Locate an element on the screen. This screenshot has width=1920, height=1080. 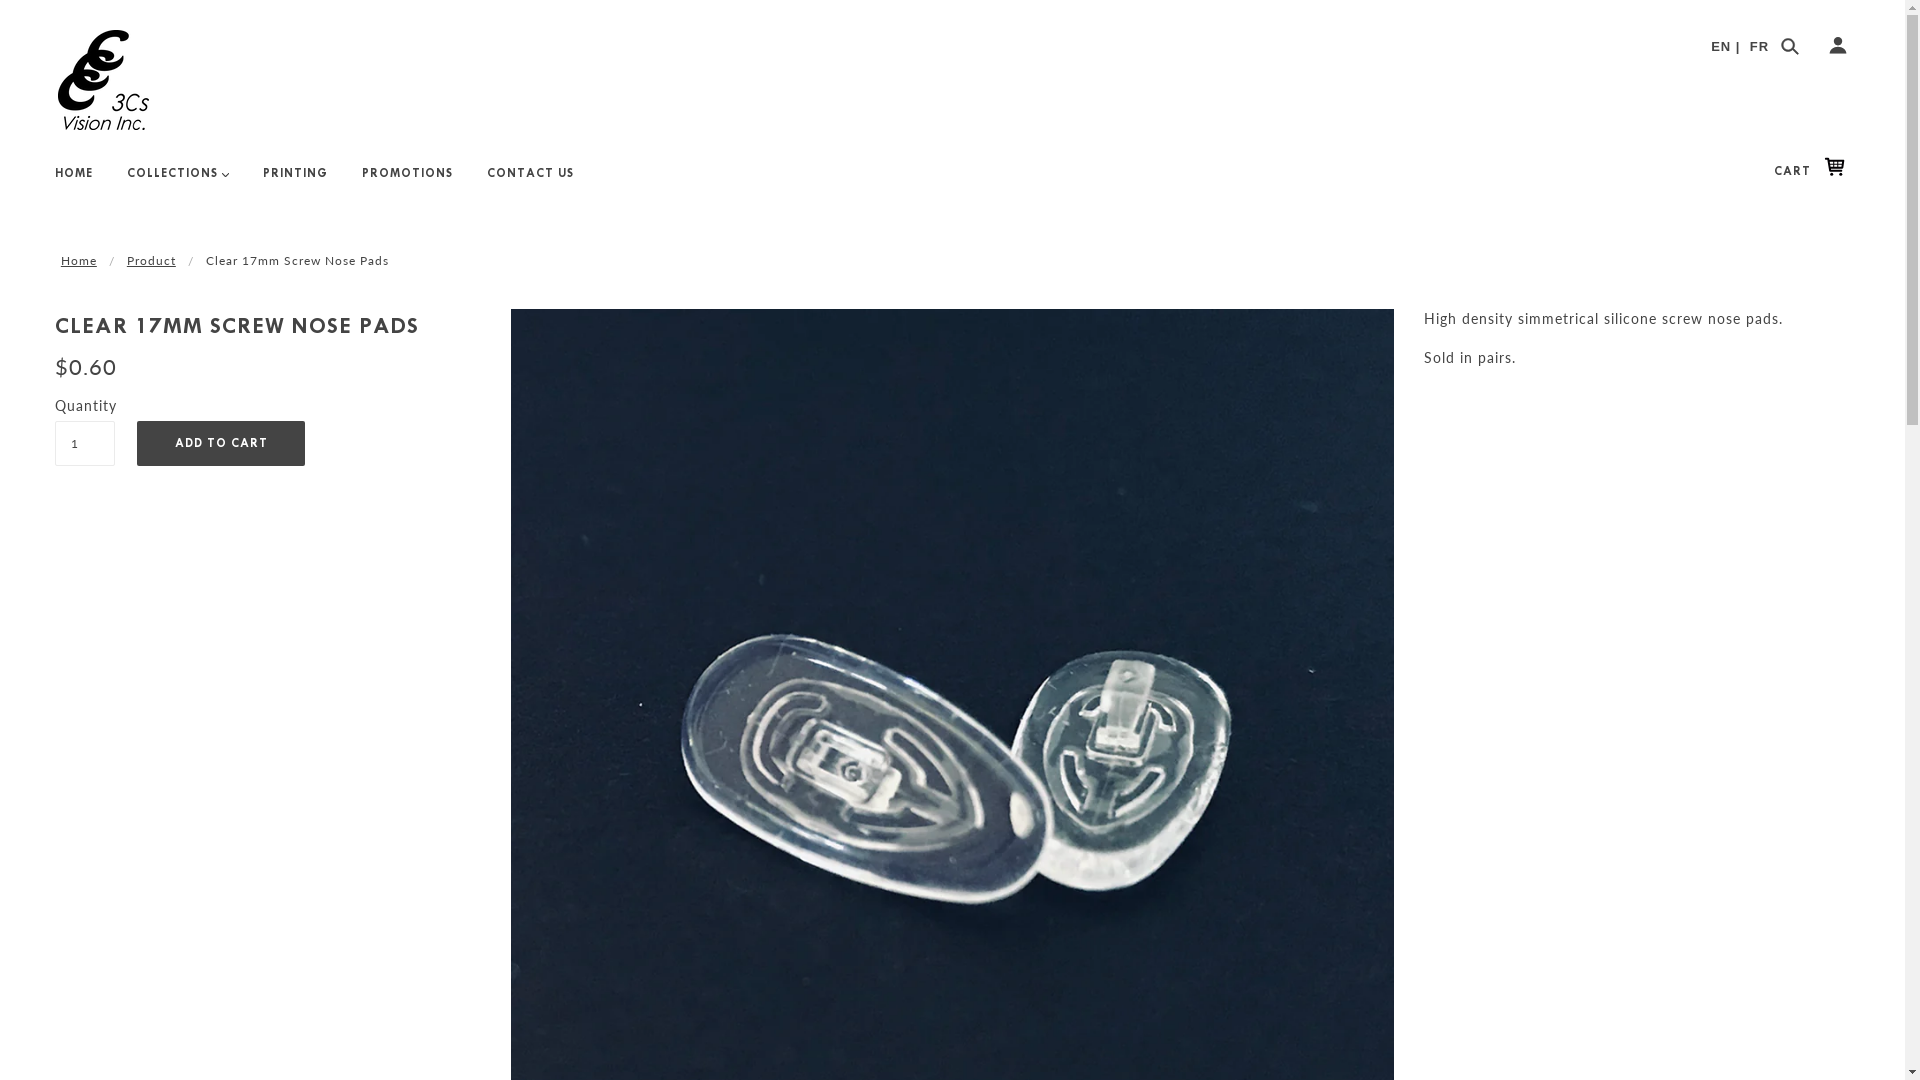
'CONTACT US' is located at coordinates (530, 181).